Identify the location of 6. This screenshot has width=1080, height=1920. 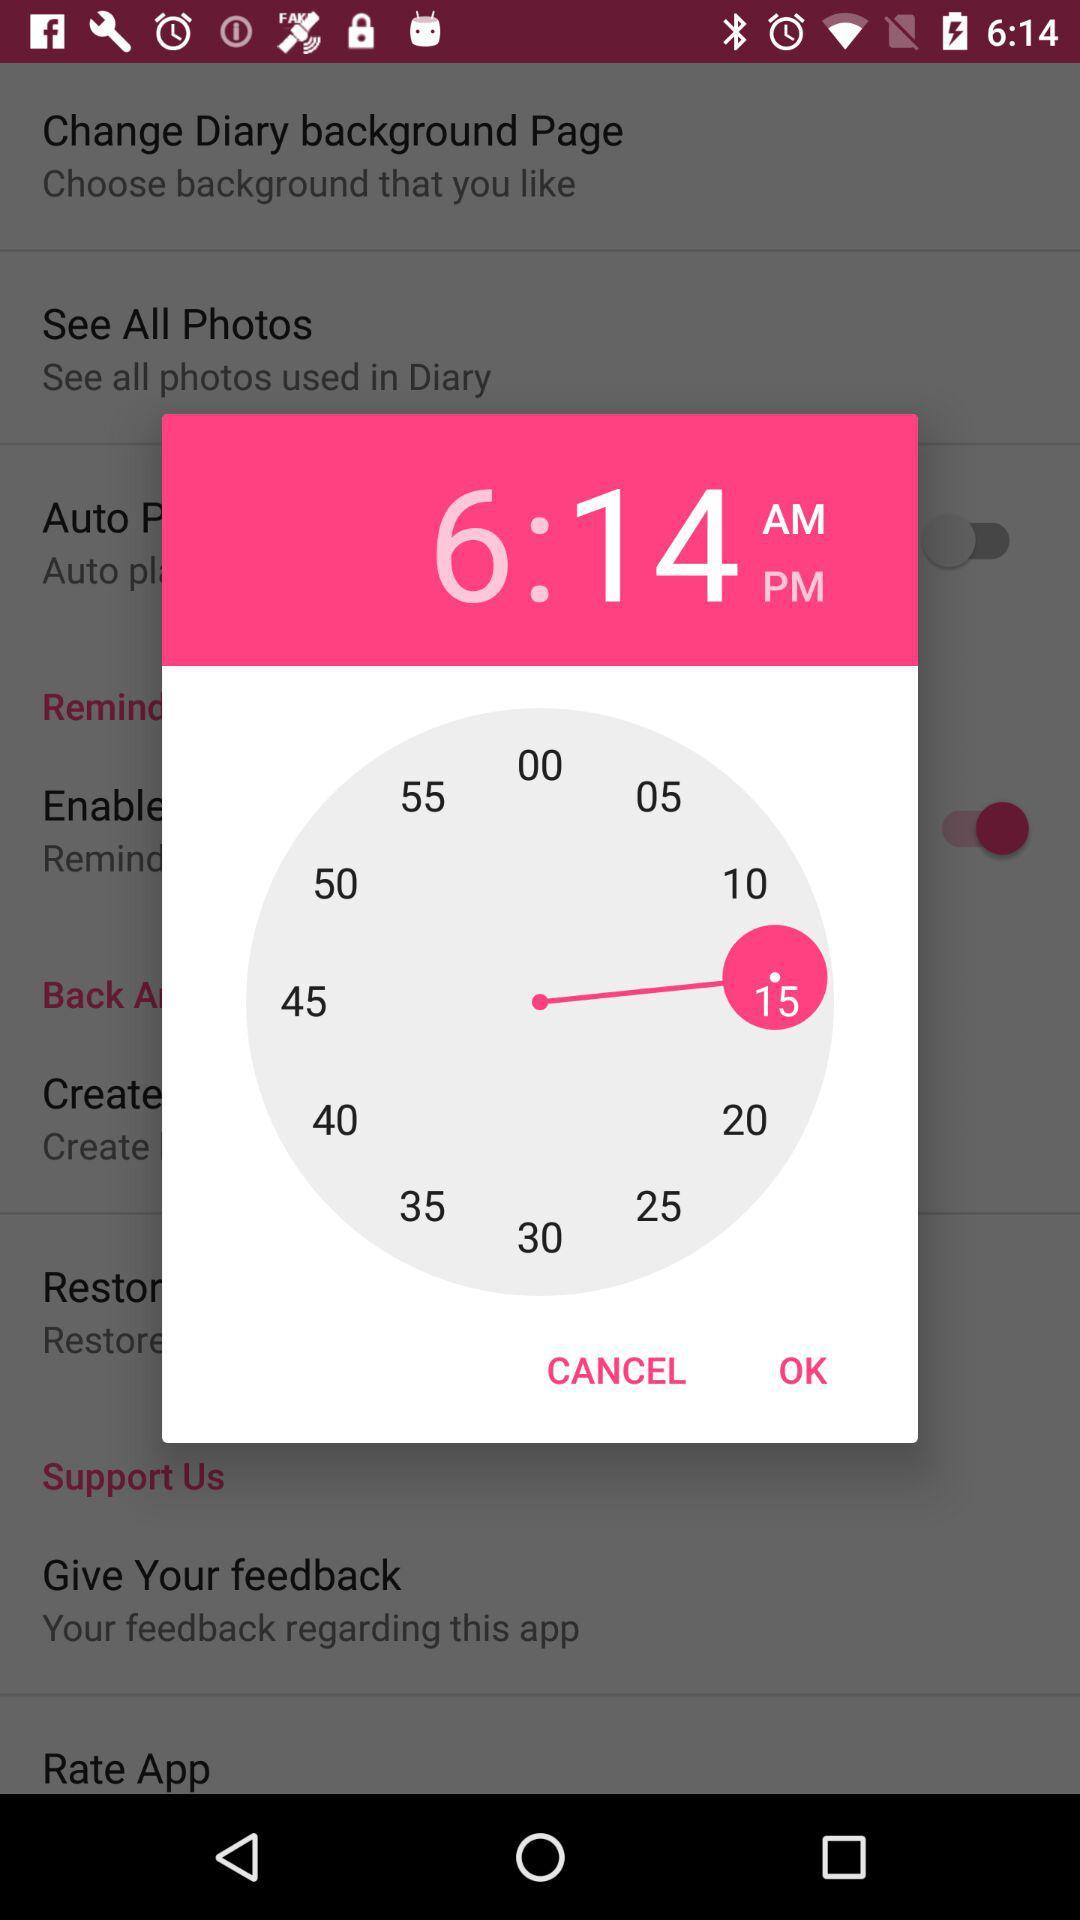
(425, 539).